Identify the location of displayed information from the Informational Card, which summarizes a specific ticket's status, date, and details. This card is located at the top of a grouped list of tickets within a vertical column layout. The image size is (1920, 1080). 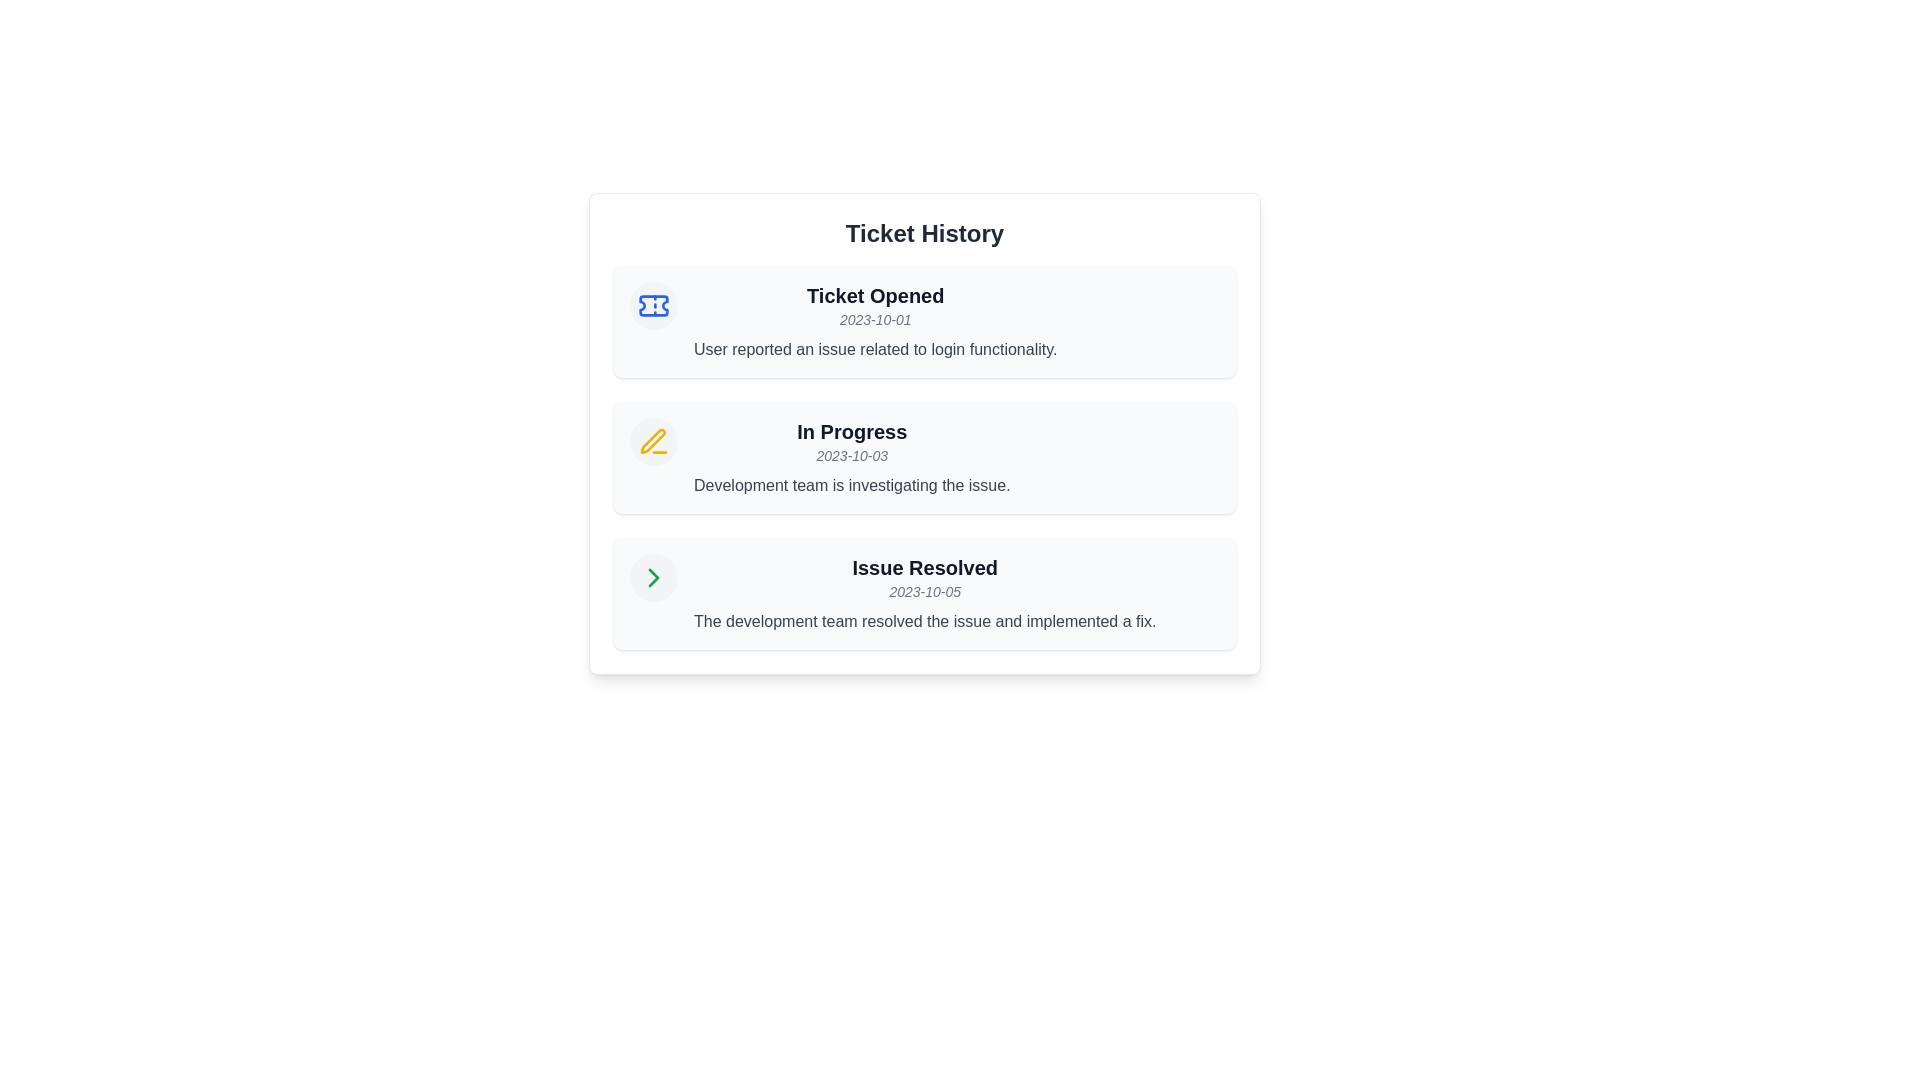
(924, 320).